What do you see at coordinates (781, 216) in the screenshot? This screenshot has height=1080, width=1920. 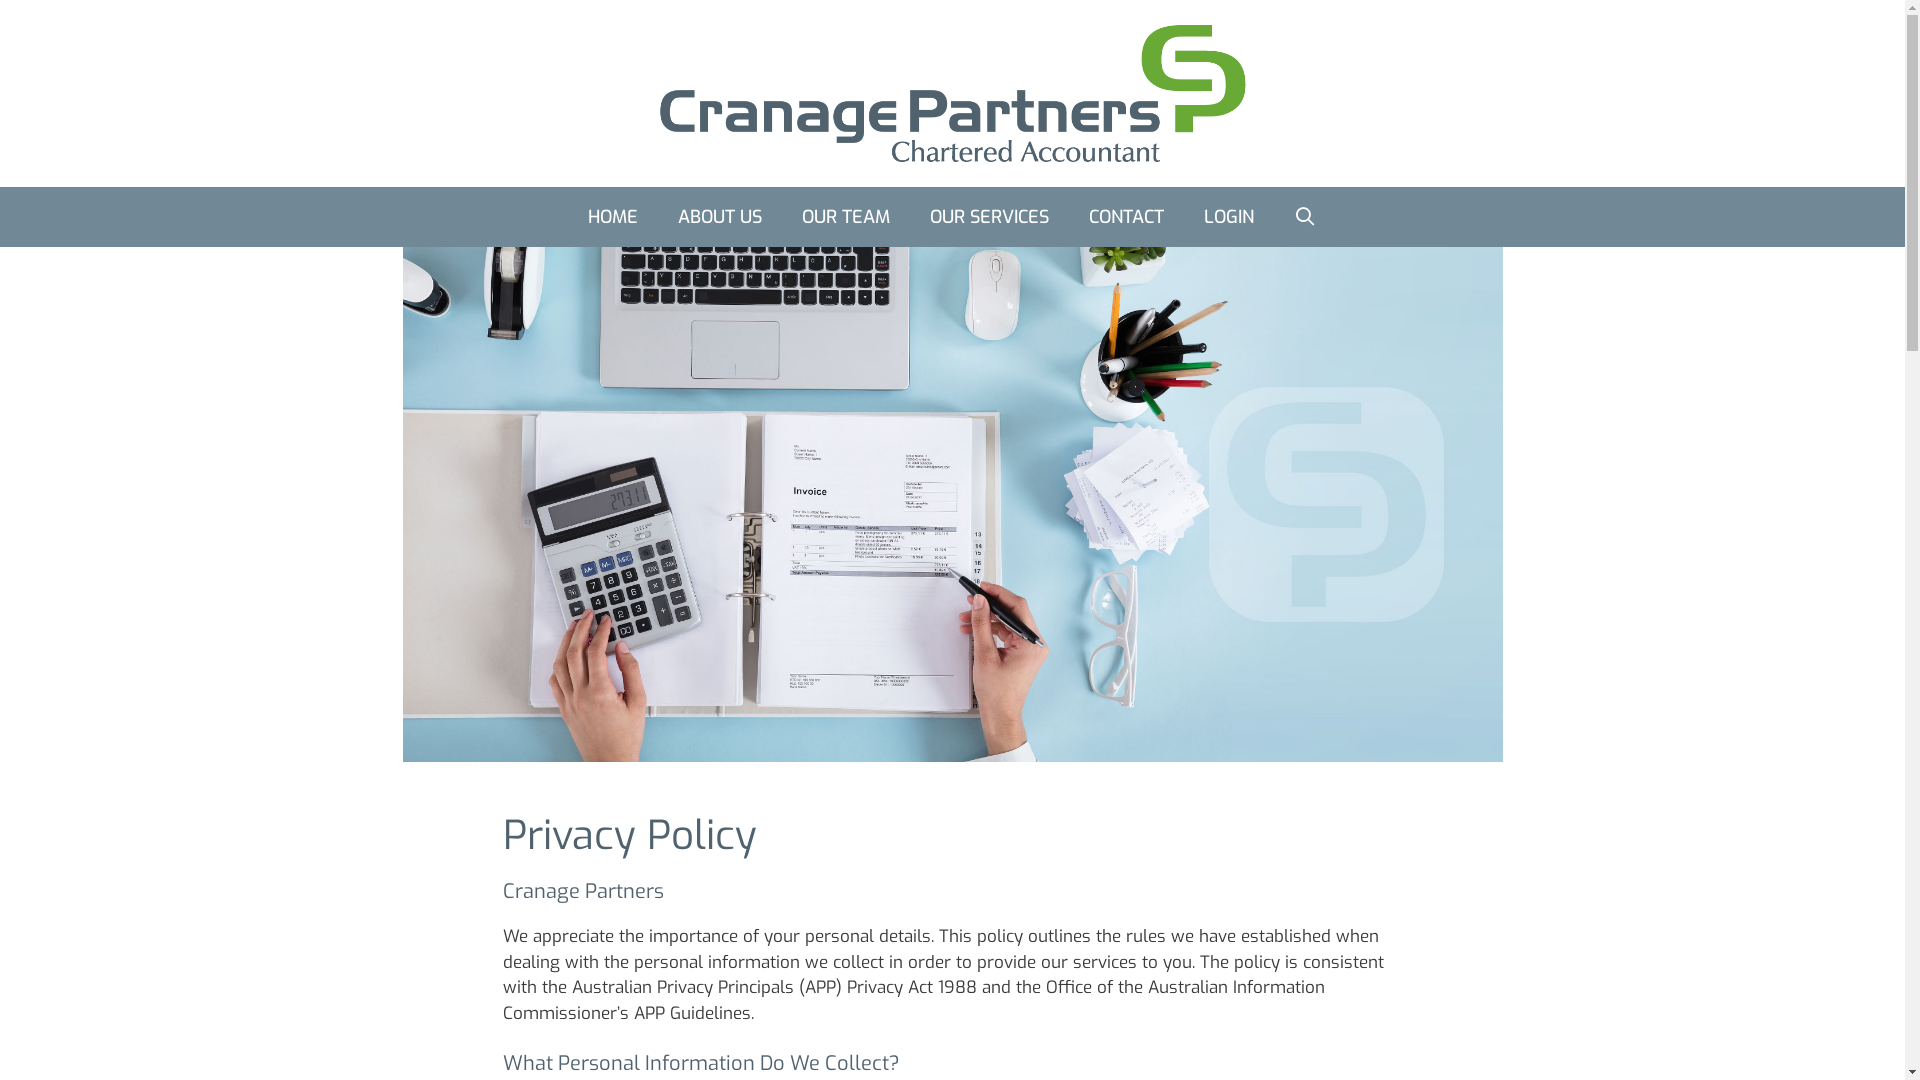 I see `'OUR TEAM'` at bounding box center [781, 216].